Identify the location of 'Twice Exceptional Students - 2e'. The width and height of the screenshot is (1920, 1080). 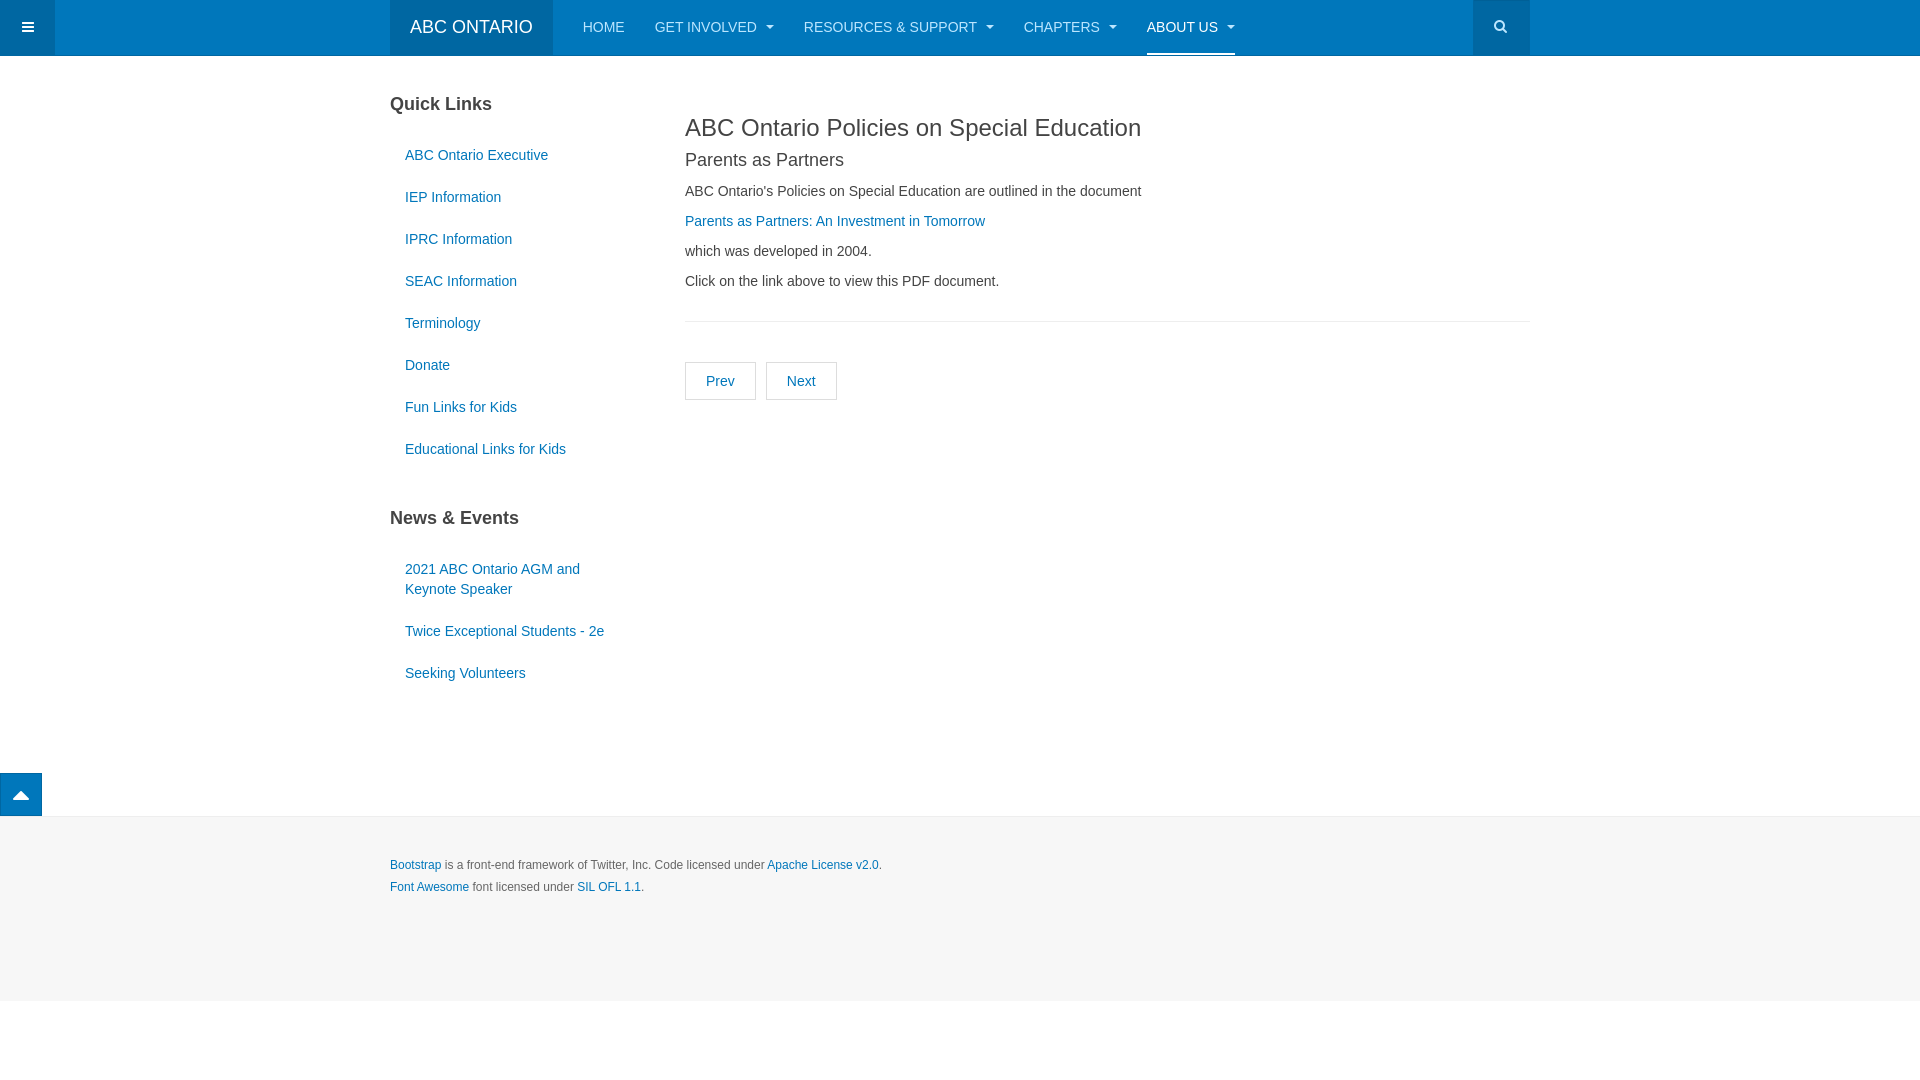
(517, 631).